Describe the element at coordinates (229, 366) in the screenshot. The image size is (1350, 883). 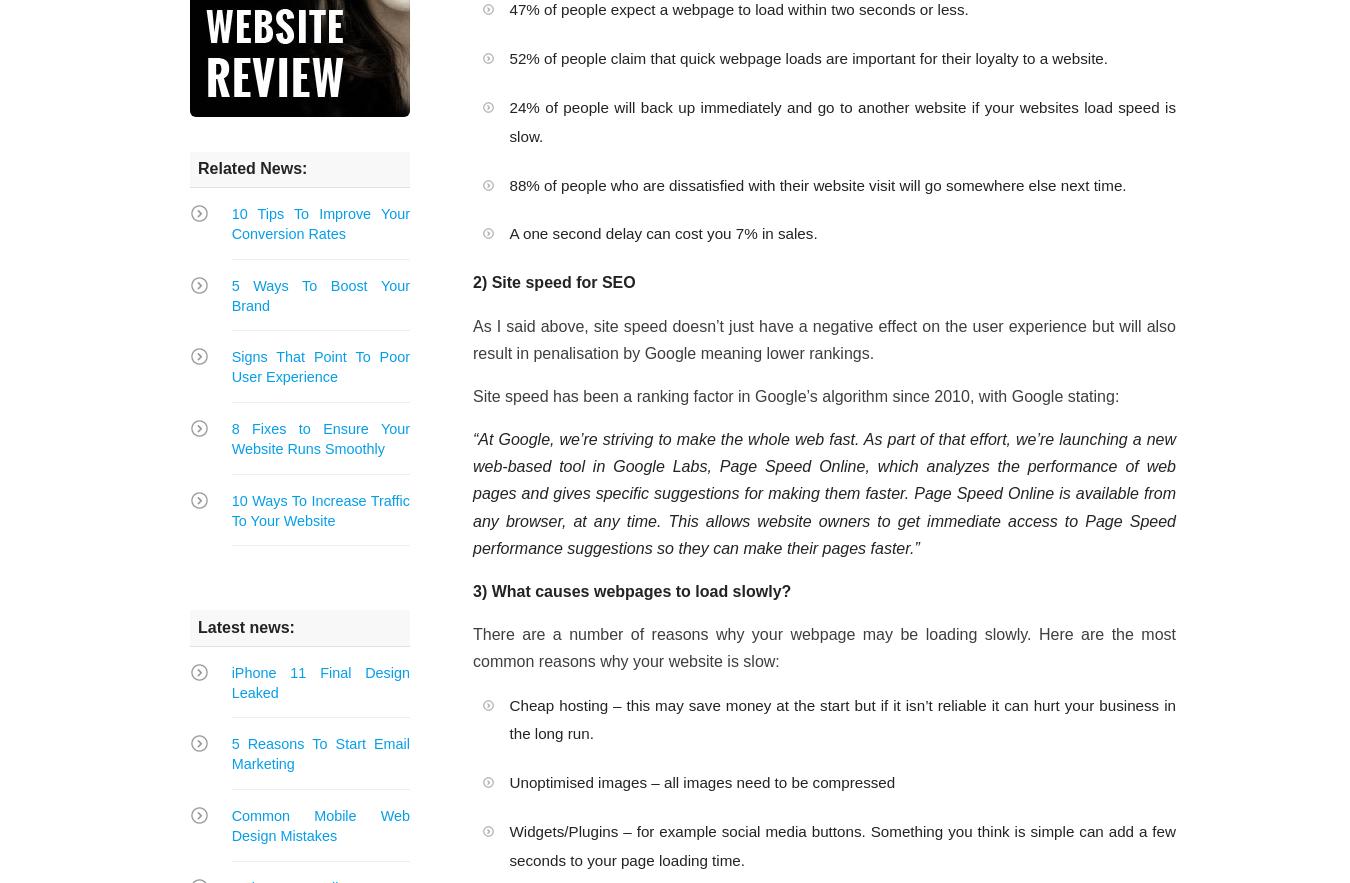
I see `'Signs That Point To Poor User Experience'` at that location.